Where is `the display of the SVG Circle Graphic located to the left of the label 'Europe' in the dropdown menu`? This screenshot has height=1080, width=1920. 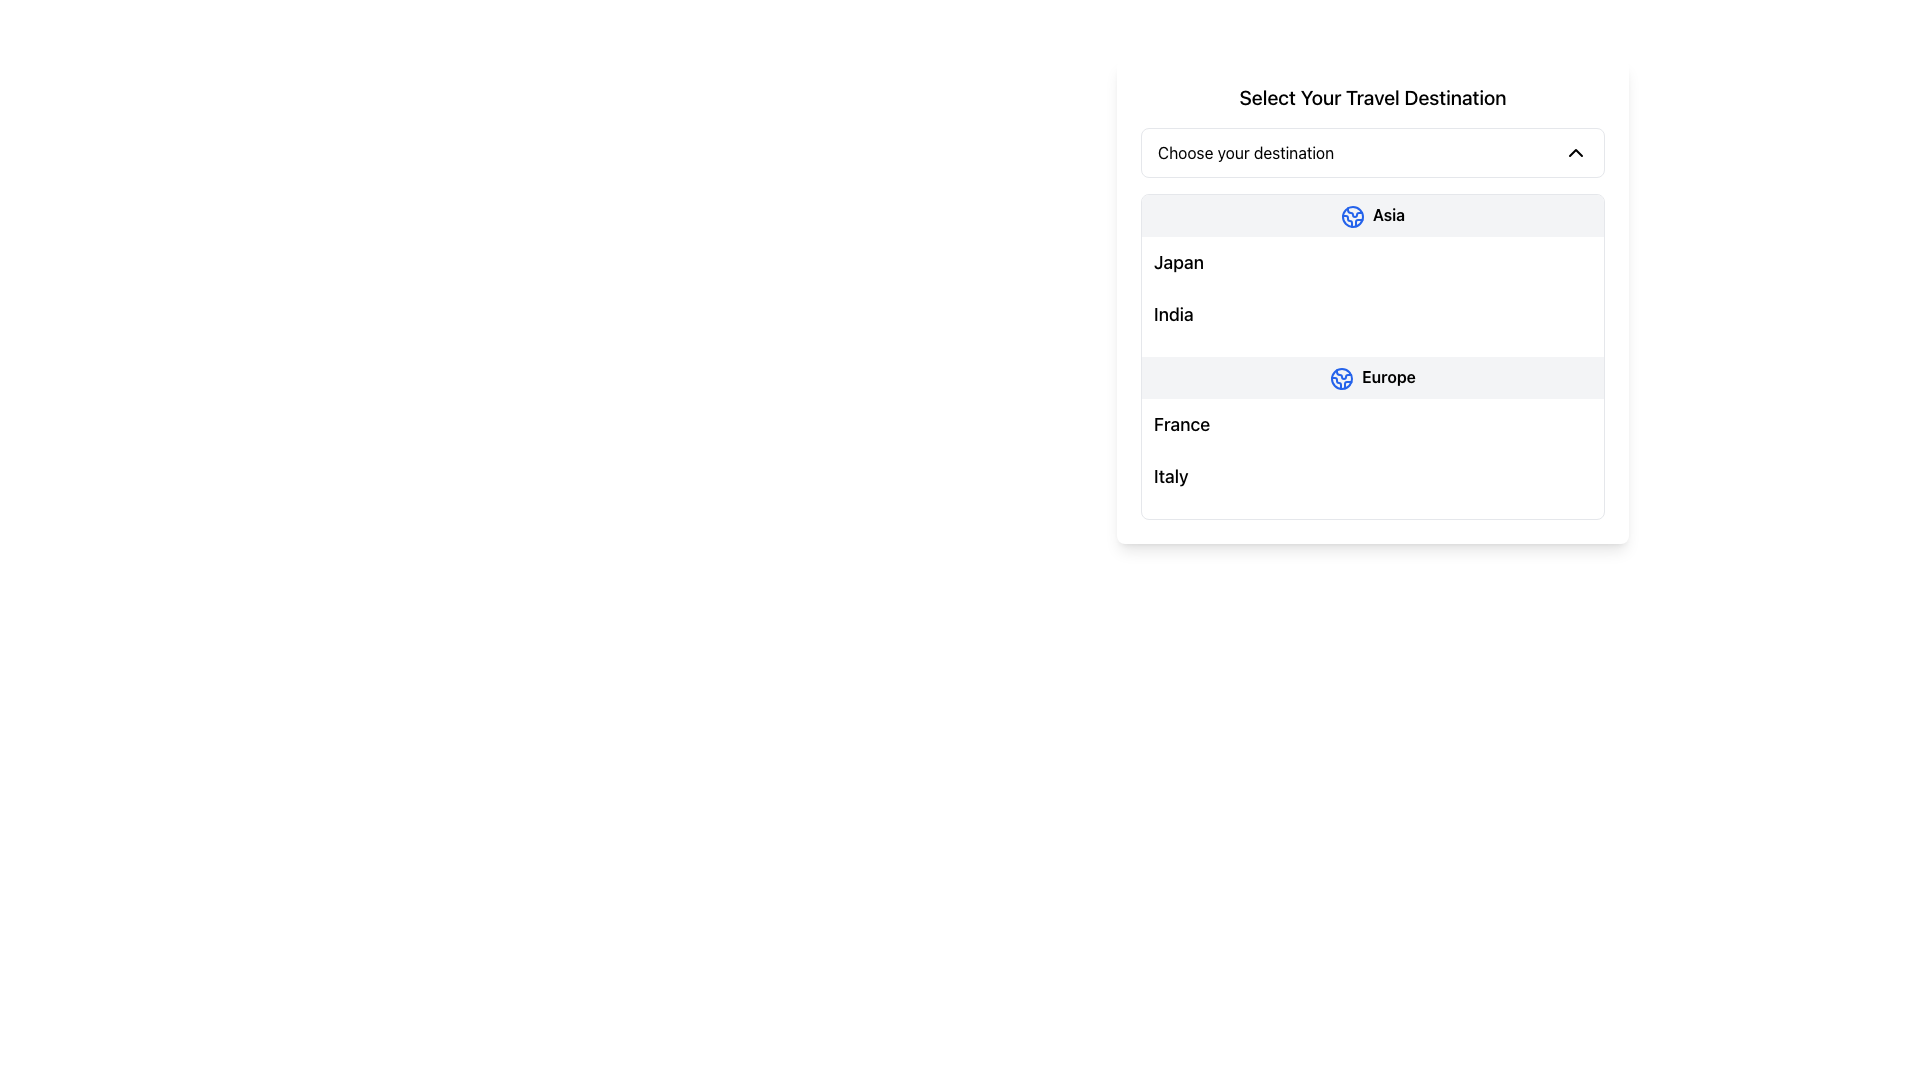
the display of the SVG Circle Graphic located to the left of the label 'Europe' in the dropdown menu is located at coordinates (1352, 216).